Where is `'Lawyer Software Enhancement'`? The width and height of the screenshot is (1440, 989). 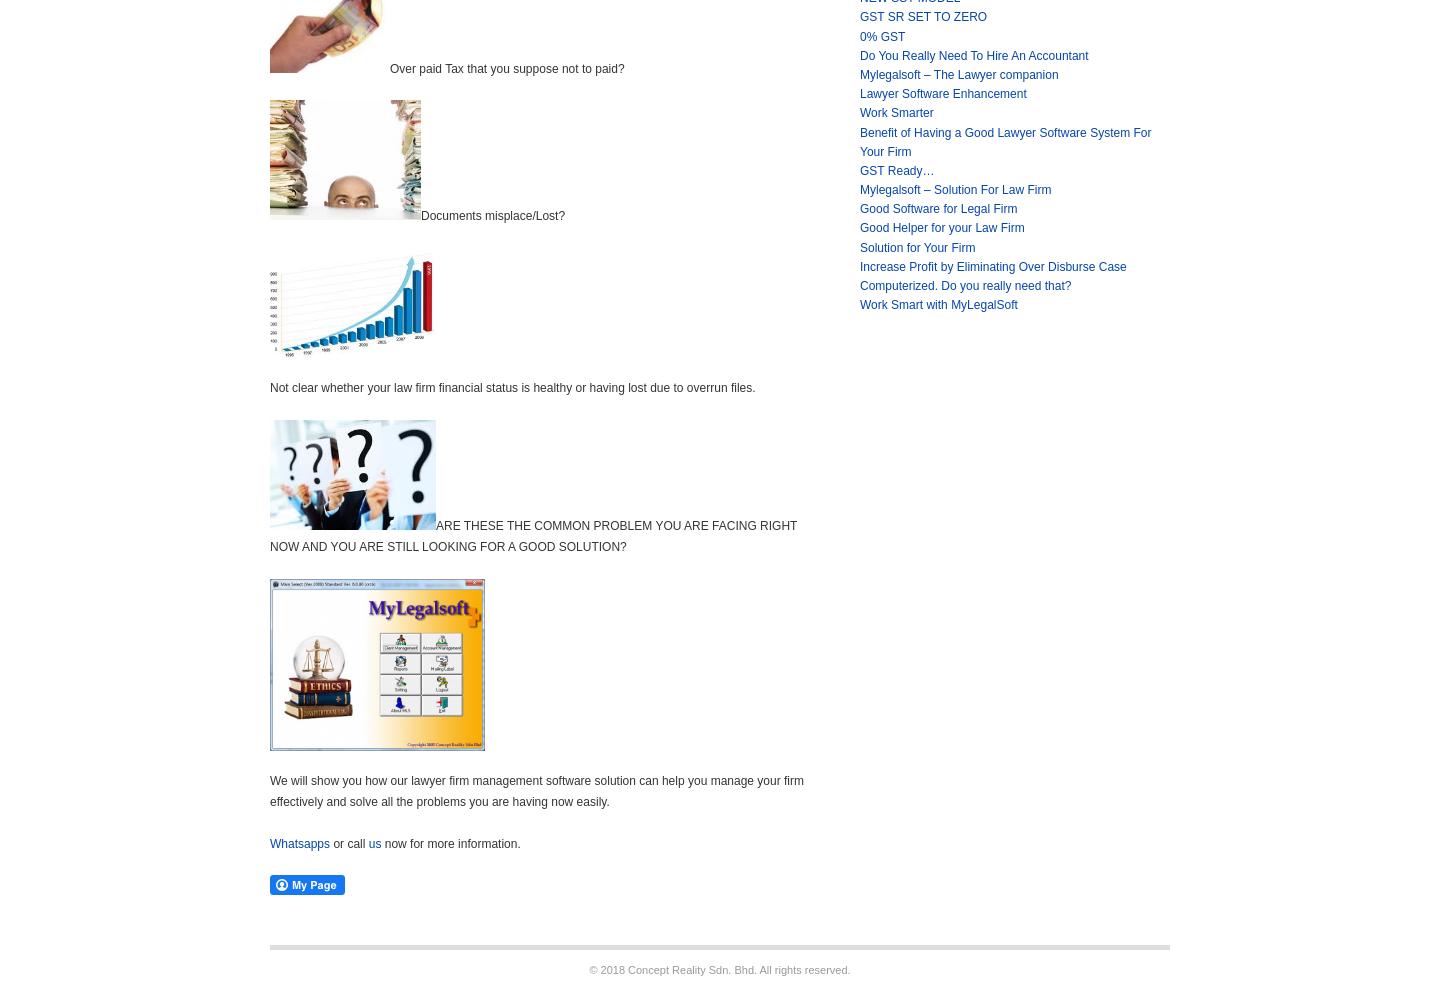
'Lawyer Software Enhancement' is located at coordinates (943, 93).